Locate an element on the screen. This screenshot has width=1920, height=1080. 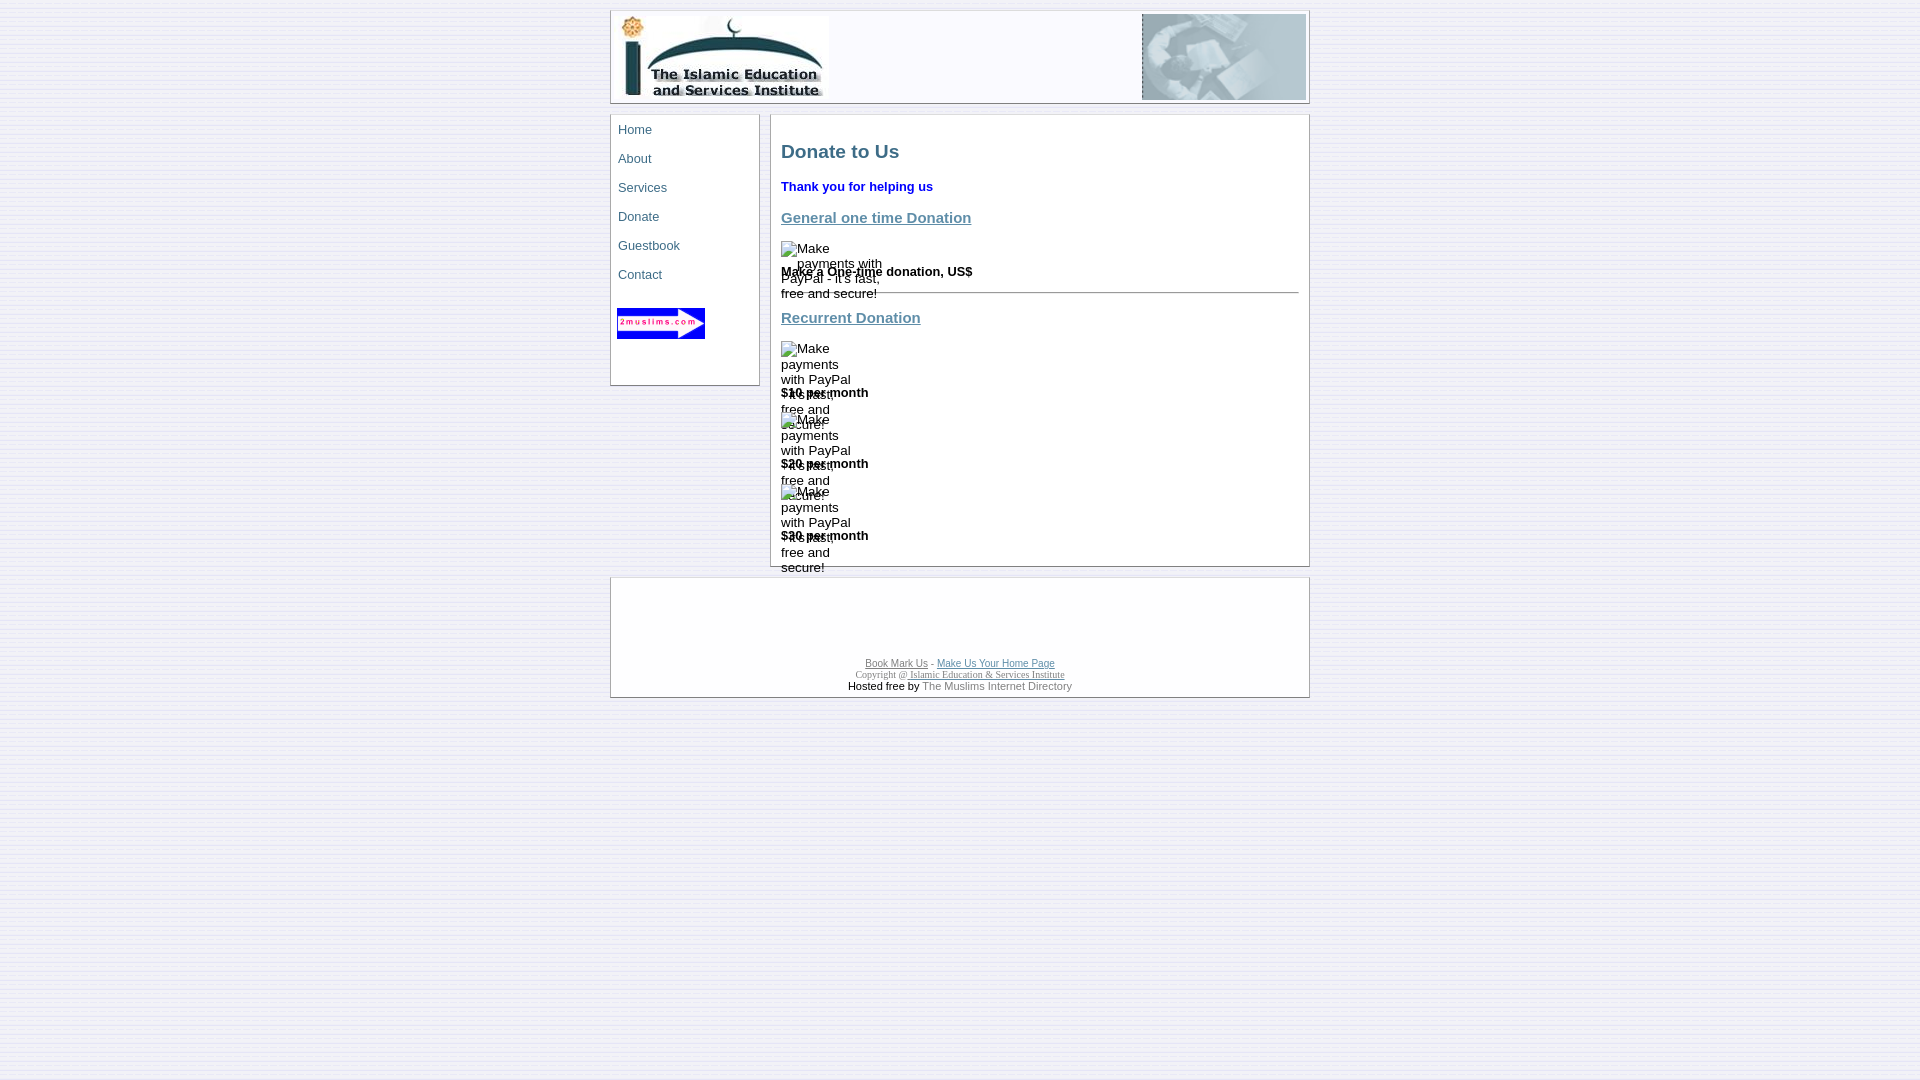
'Services' is located at coordinates (685, 187).